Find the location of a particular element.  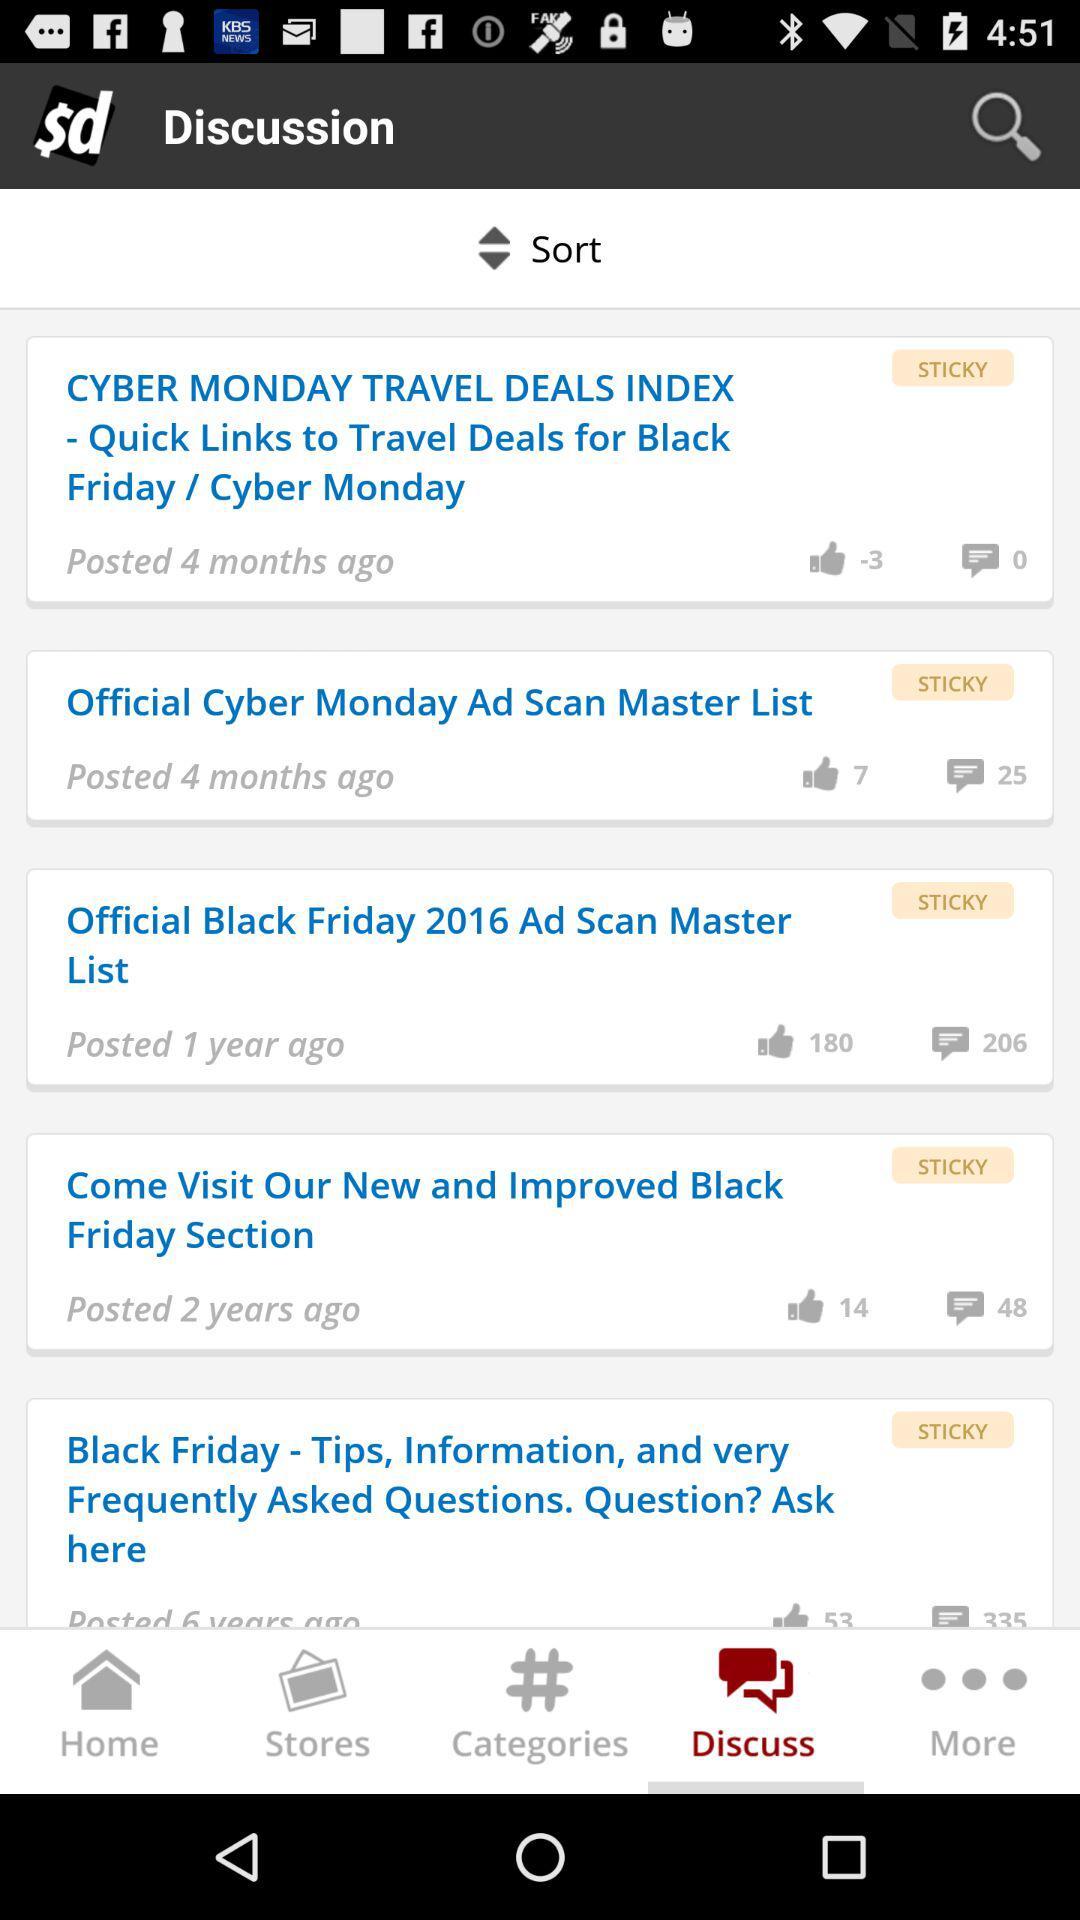

the come visit our icon is located at coordinates (454, 1208).